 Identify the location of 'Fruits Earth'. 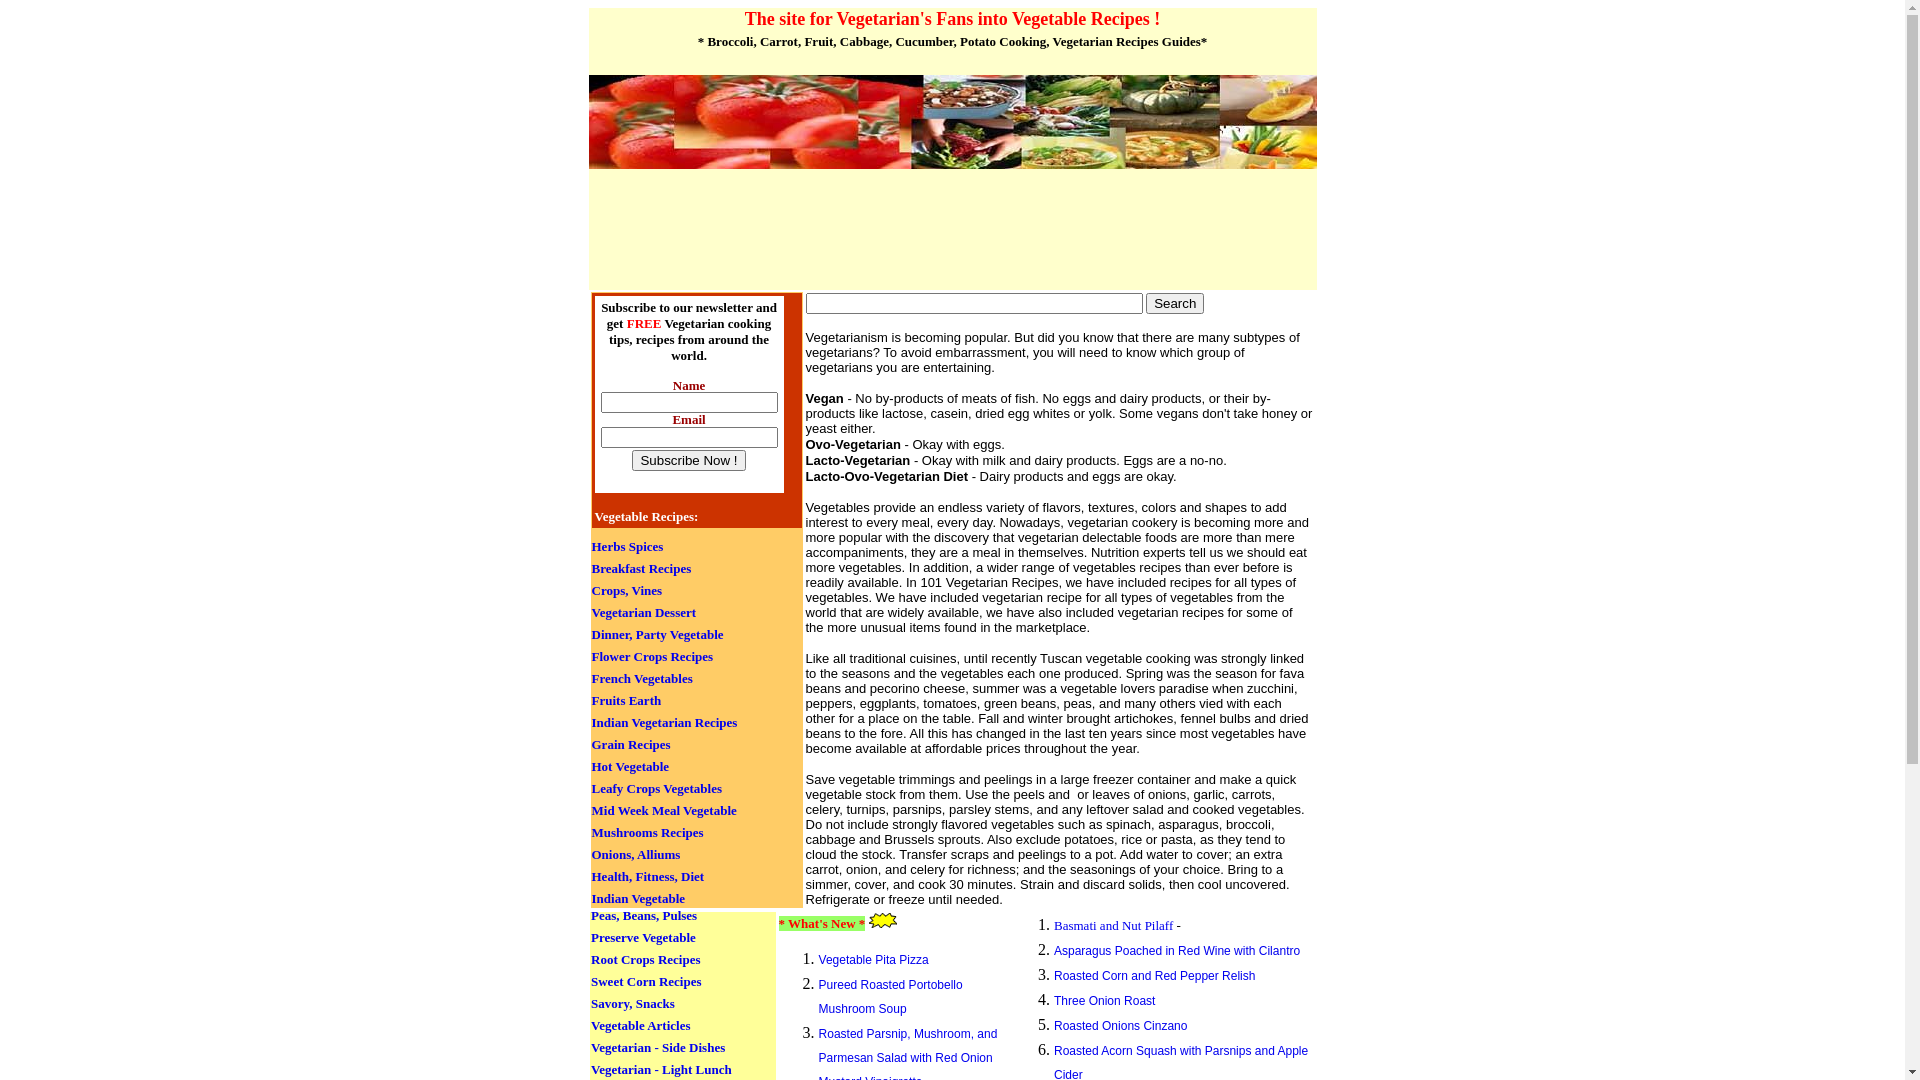
(626, 699).